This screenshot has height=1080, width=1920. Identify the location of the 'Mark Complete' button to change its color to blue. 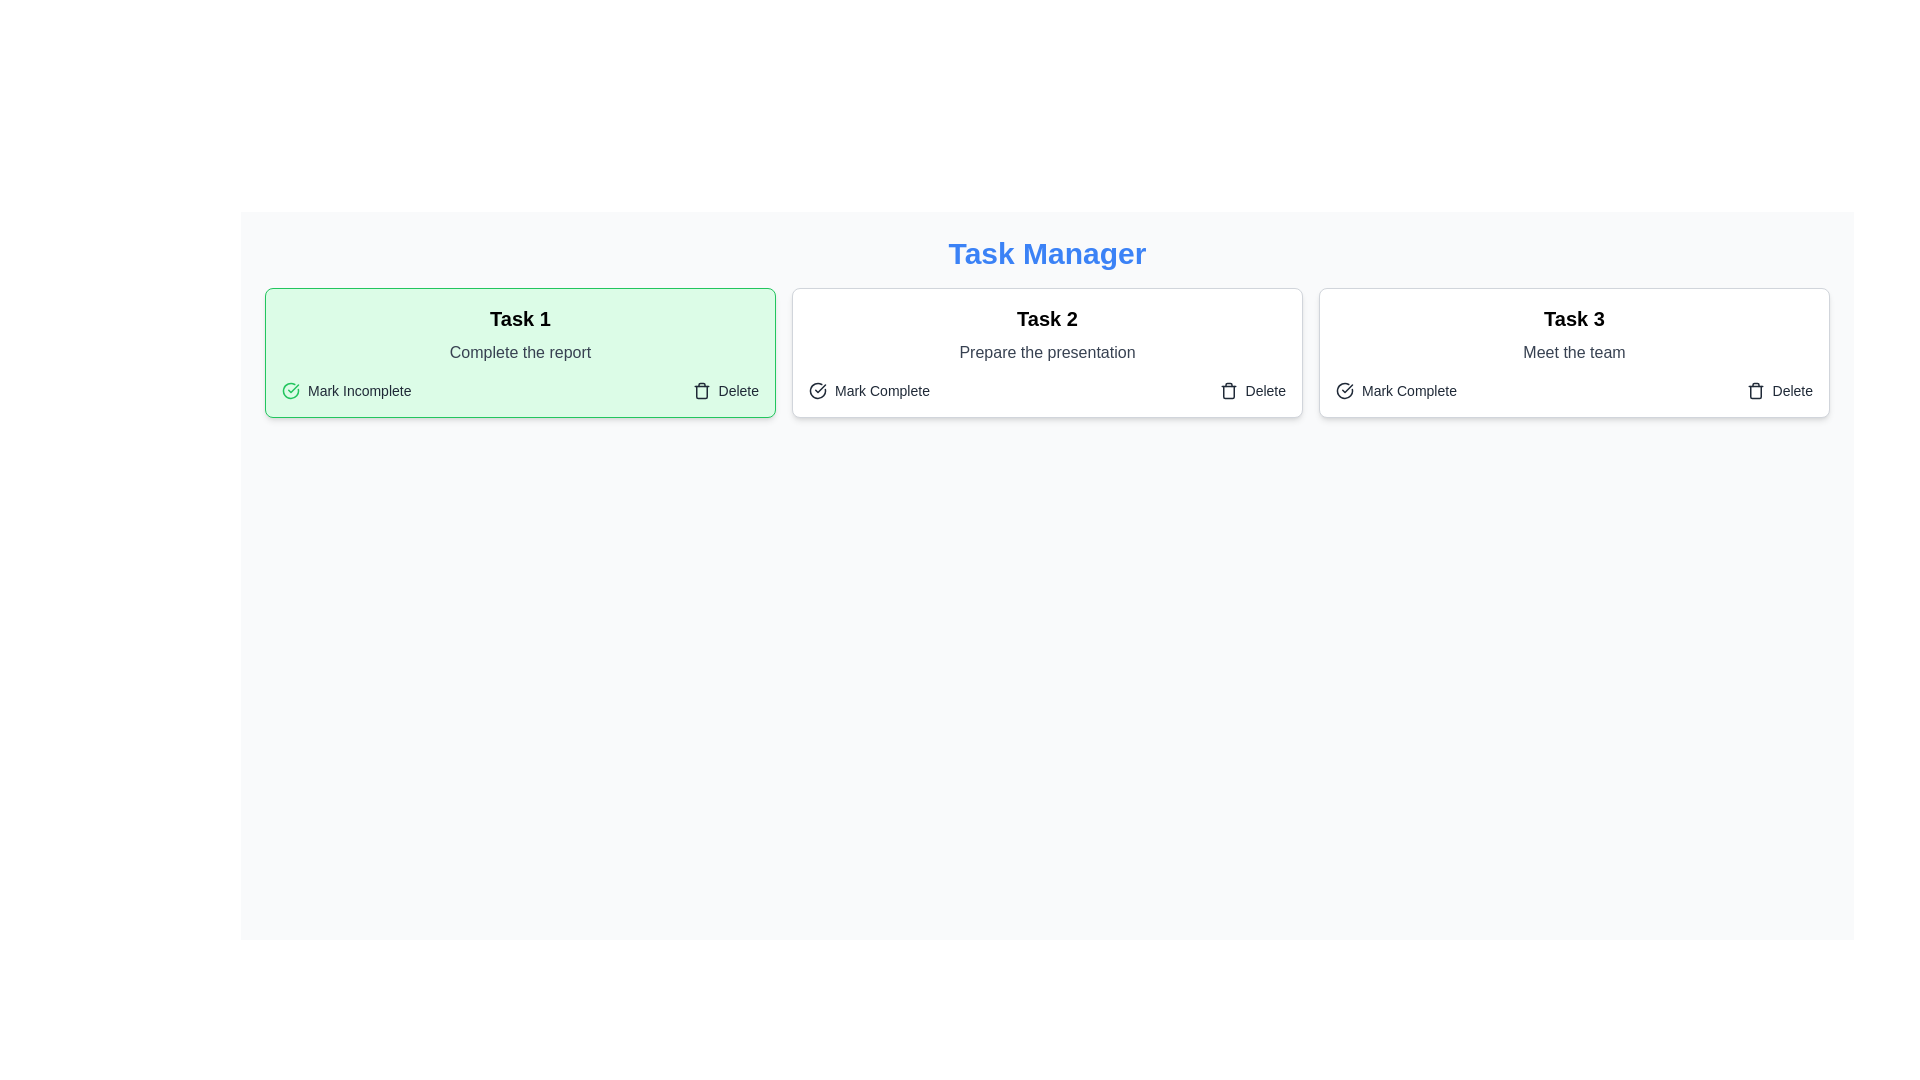
(1395, 390).